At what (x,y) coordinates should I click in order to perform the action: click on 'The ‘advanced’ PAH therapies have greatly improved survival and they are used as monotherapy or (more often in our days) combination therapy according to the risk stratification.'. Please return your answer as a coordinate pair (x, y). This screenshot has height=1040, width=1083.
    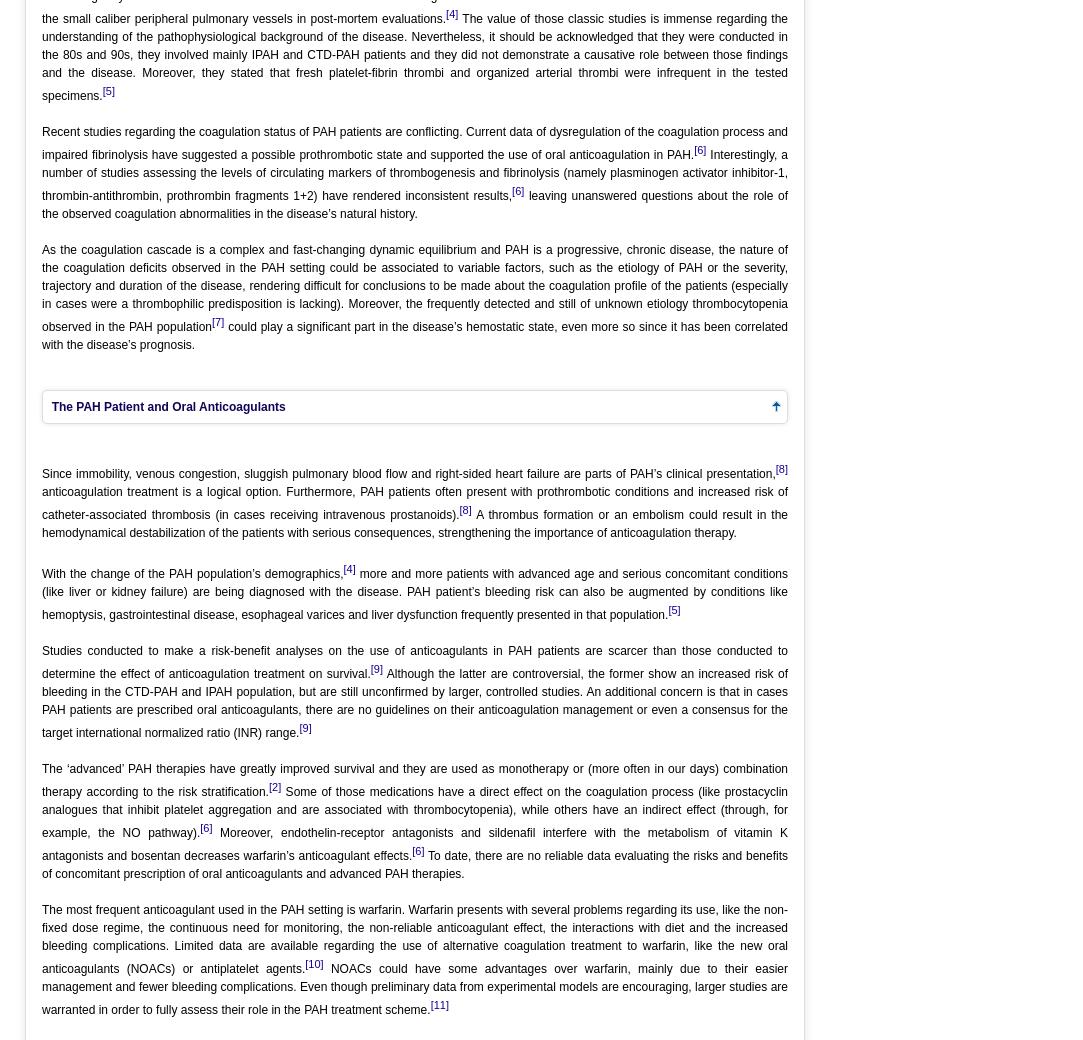
    Looking at the image, I should click on (42, 779).